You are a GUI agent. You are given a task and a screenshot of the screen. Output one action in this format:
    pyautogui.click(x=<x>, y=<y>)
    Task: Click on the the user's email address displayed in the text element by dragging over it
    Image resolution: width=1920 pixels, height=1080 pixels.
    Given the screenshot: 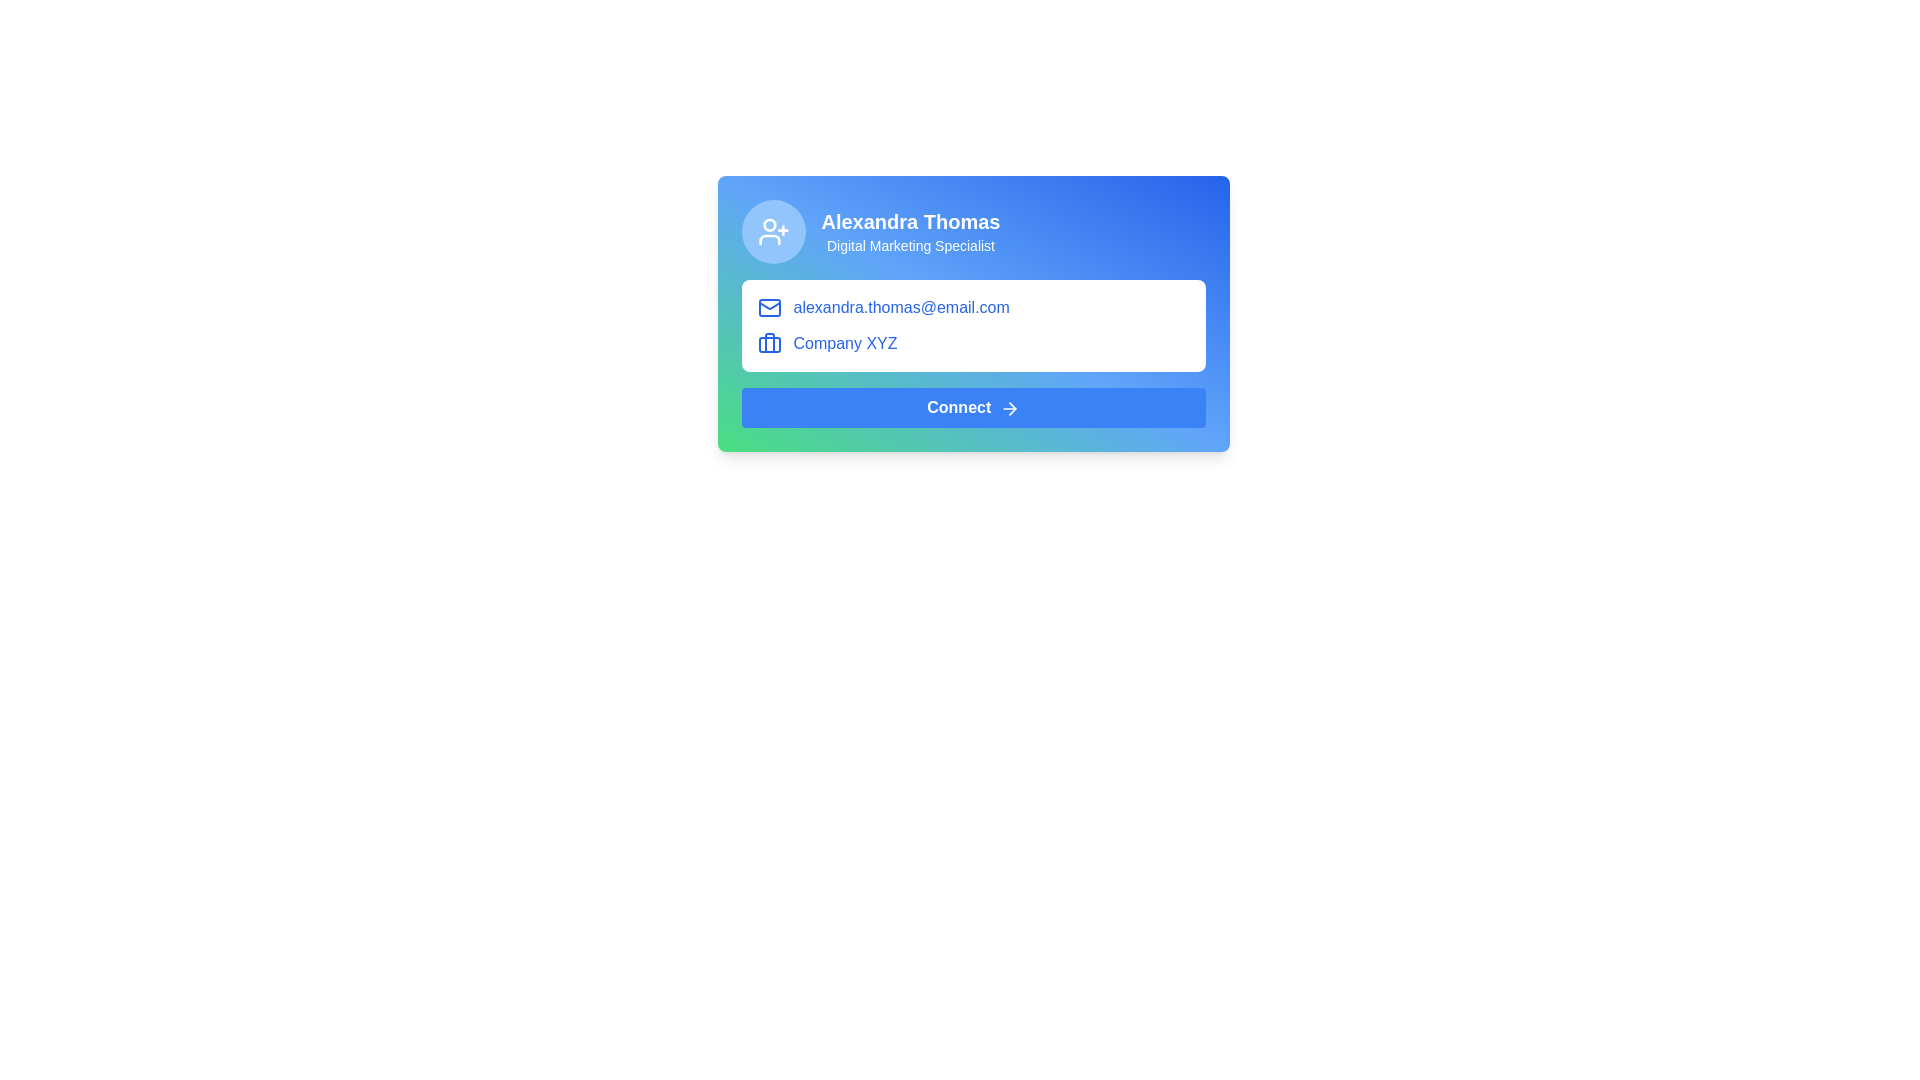 What is the action you would take?
    pyautogui.click(x=900, y=308)
    